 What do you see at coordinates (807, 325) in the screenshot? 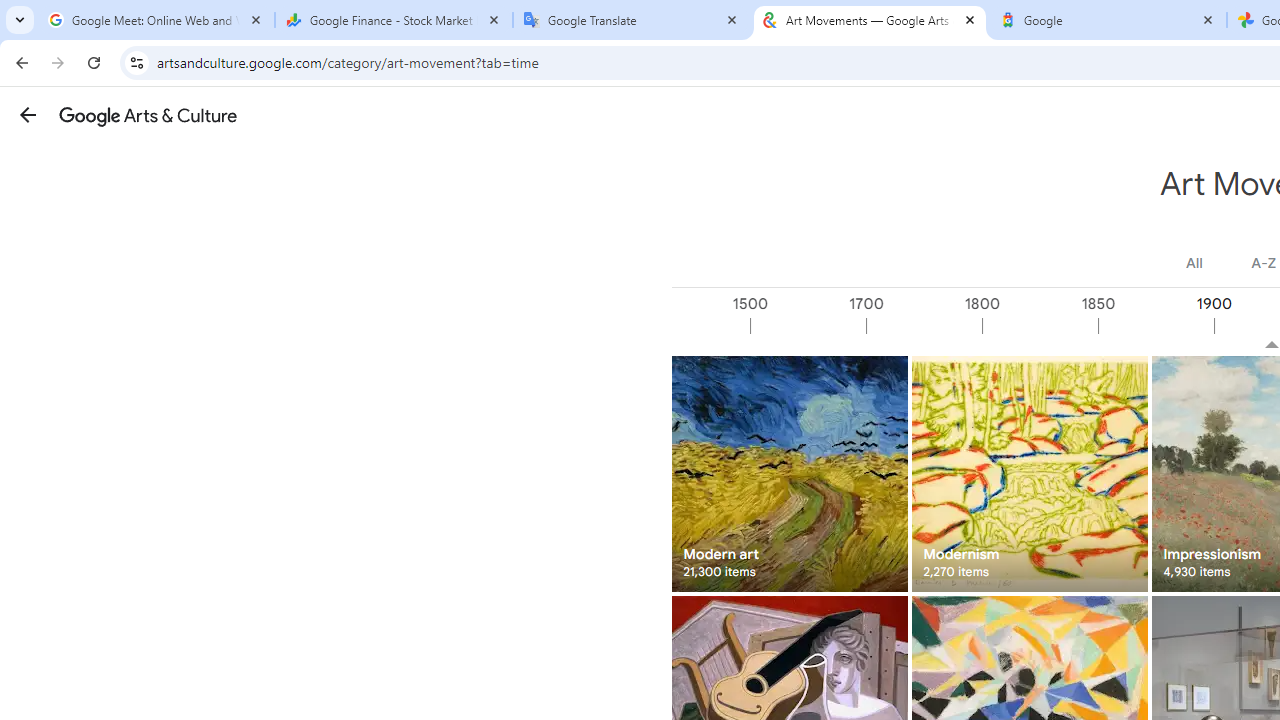
I see `'1500'` at bounding box center [807, 325].